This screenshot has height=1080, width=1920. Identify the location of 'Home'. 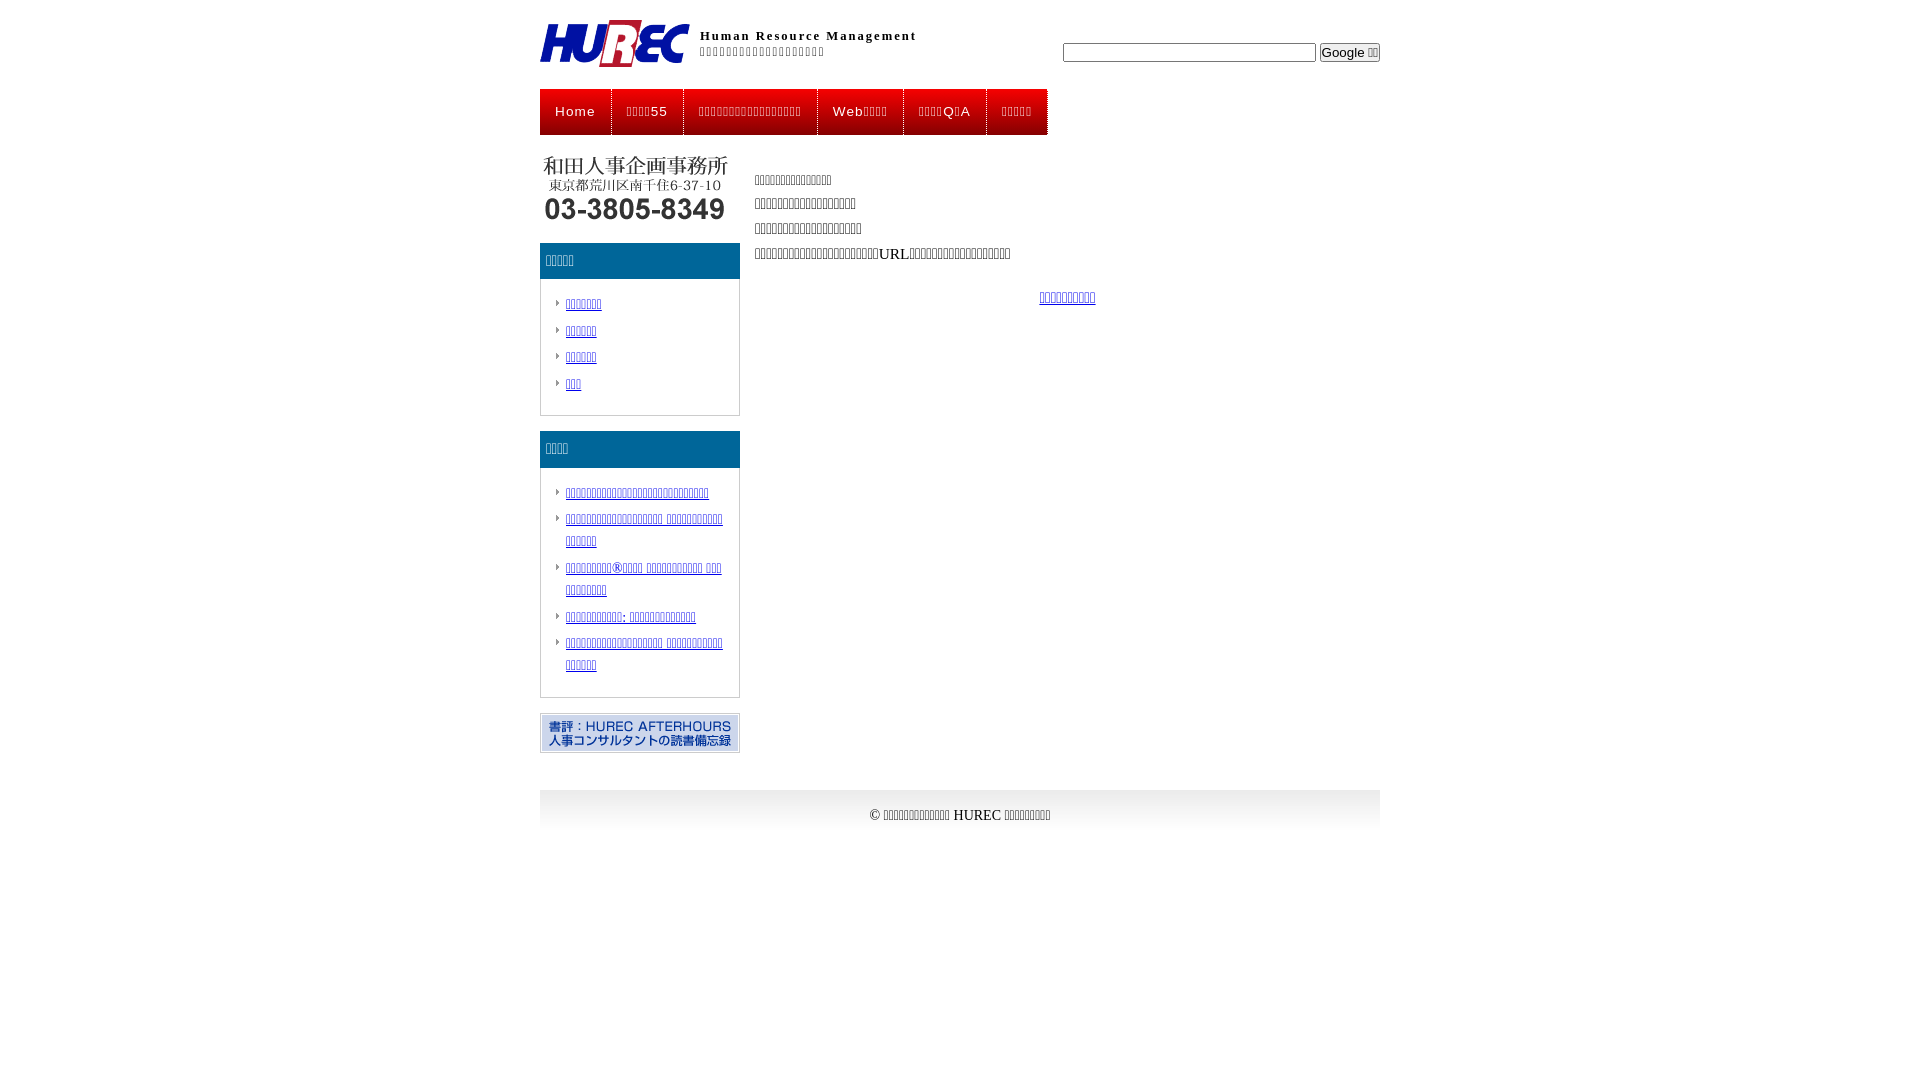
(574, 111).